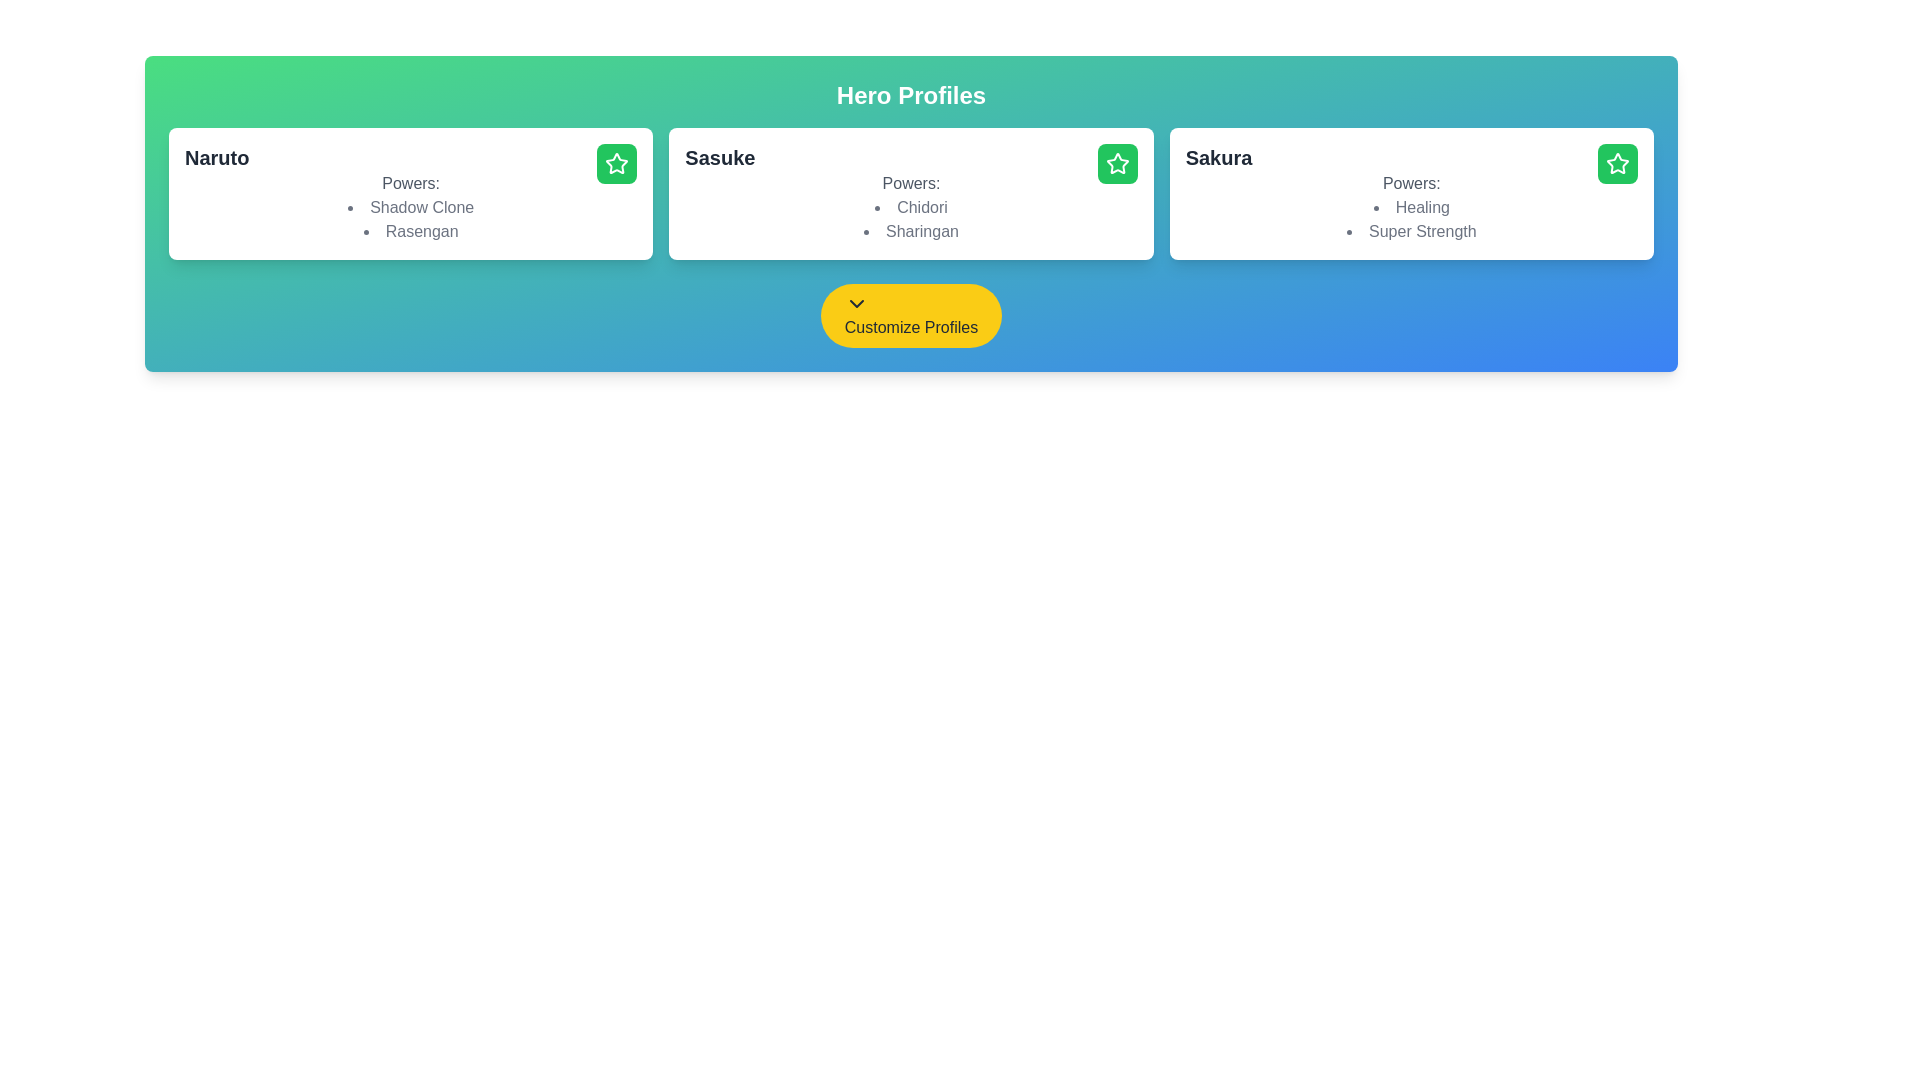 This screenshot has width=1920, height=1080. What do you see at coordinates (1617, 162) in the screenshot?
I see `the interactive favorite icon located in the top-right corner of Sakura's profile card` at bounding box center [1617, 162].